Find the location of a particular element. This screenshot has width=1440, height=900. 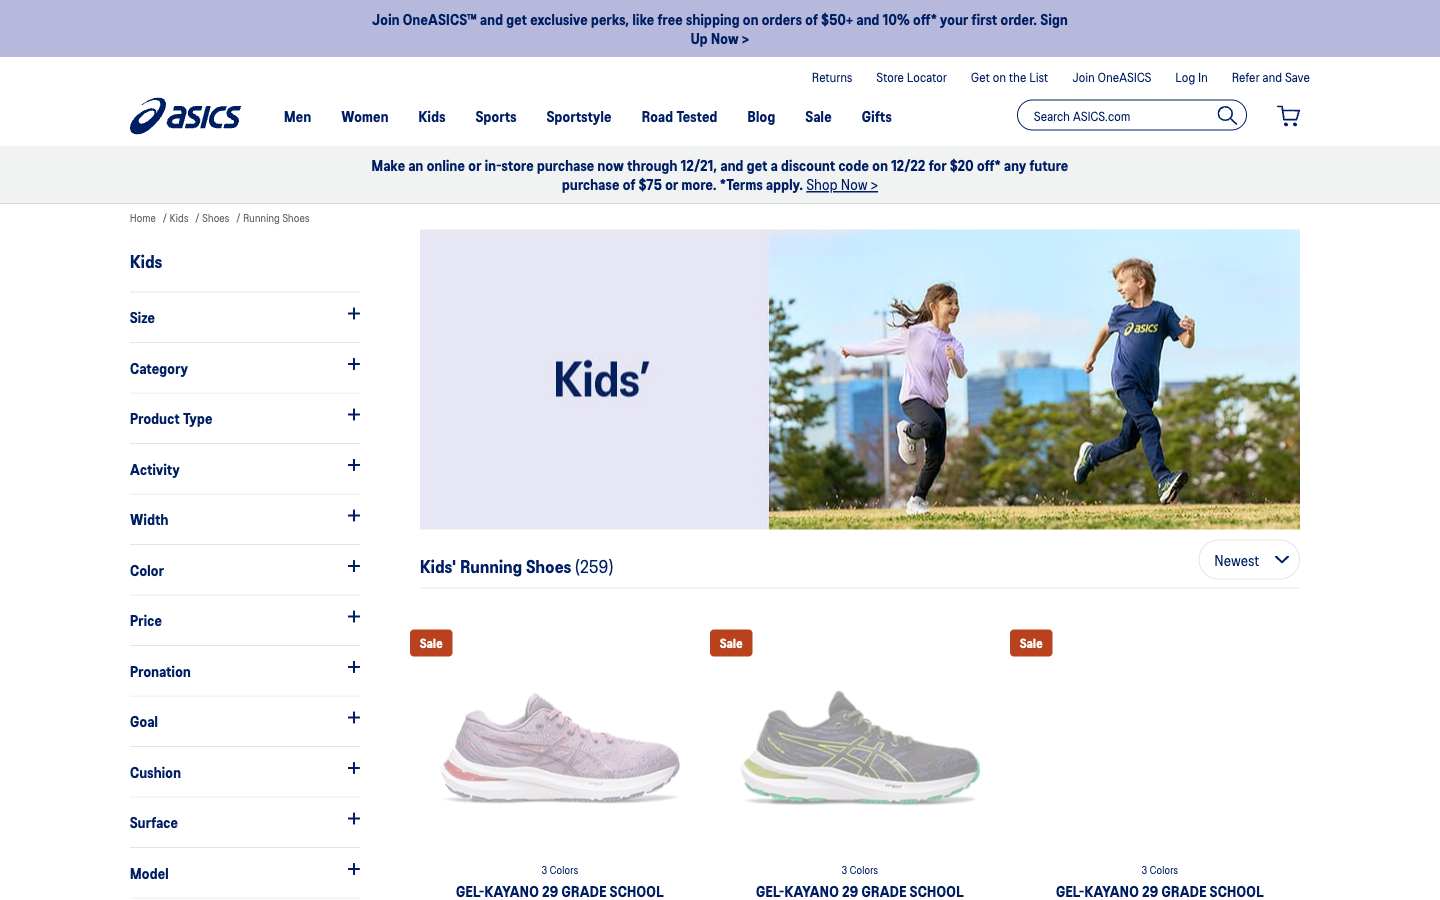

Switch search from kid"s shoes to men"s shoes is located at coordinates (296, 116).